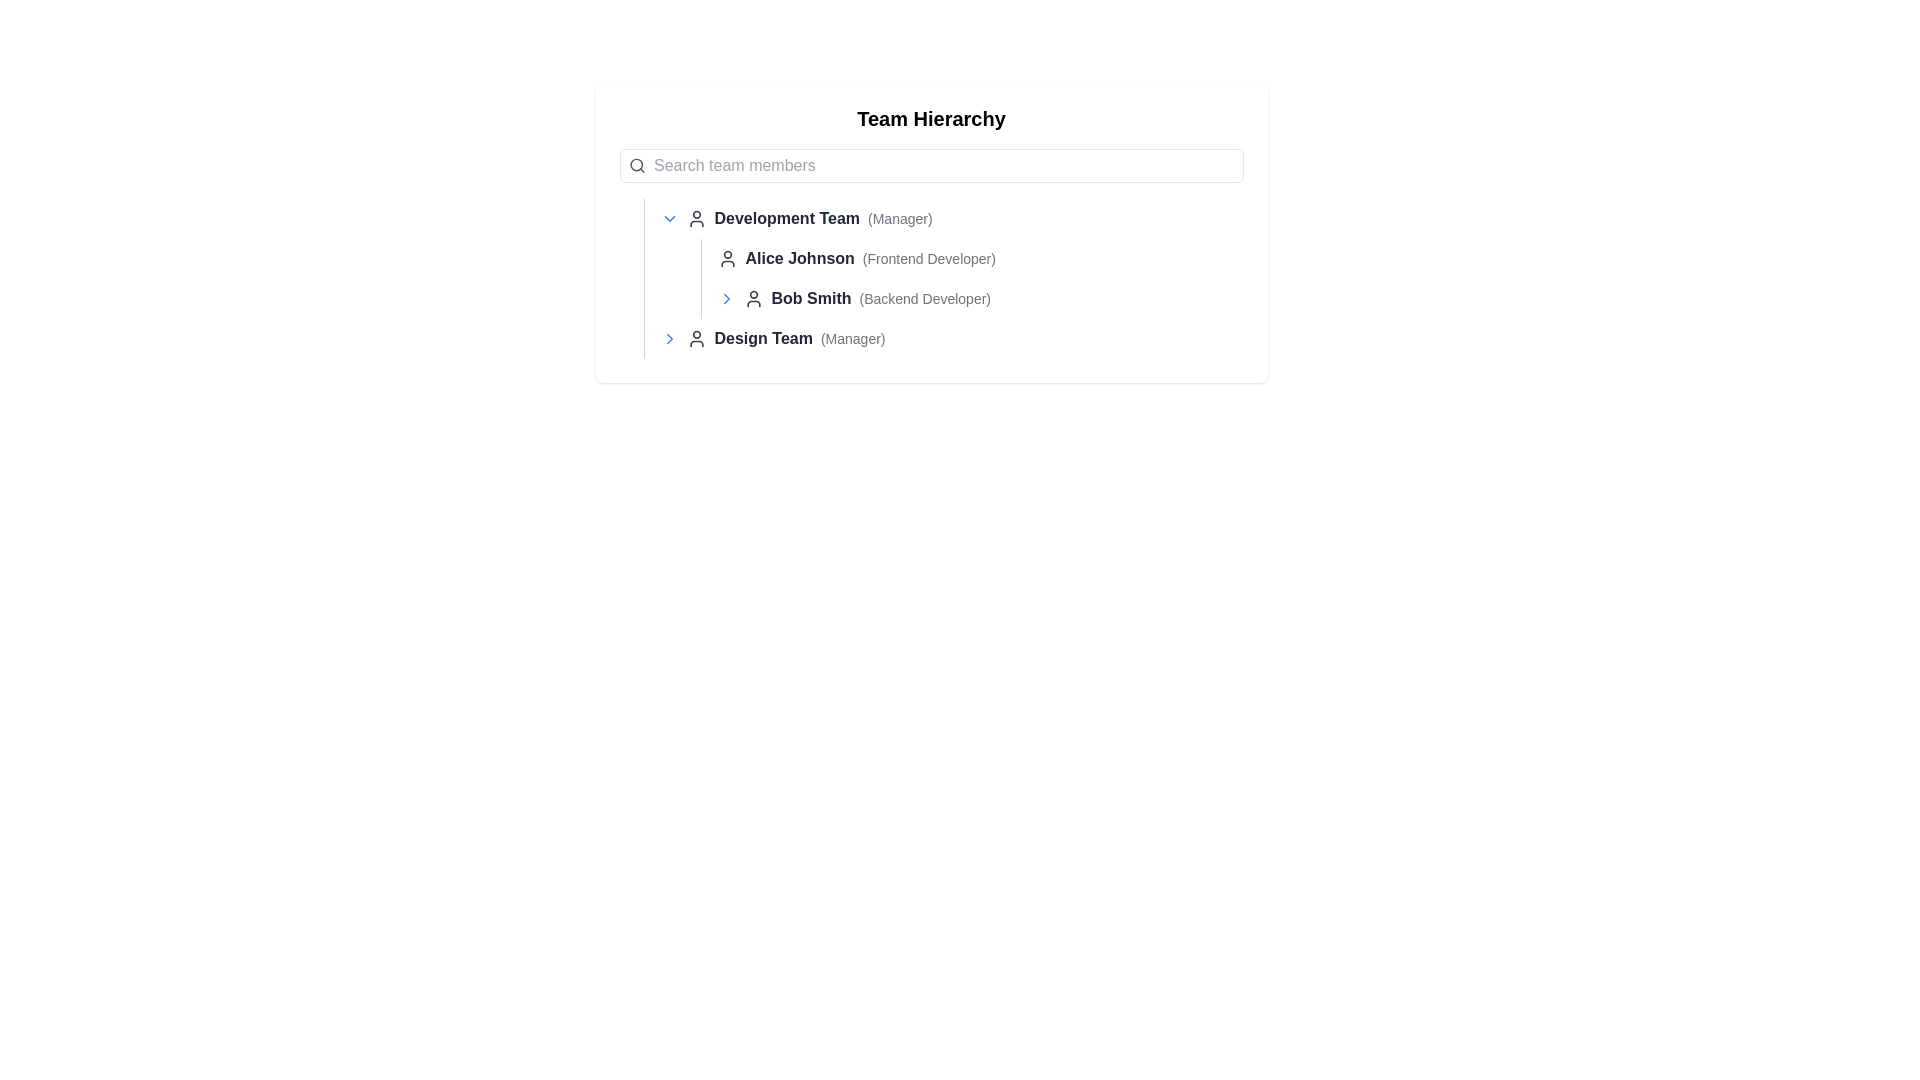 This screenshot has height=1080, width=1920. Describe the element at coordinates (669, 219) in the screenshot. I see `the toggle chevron icon for expanding or collapsing the hierarchical structure of the 'Development Team (Manager)'` at that location.